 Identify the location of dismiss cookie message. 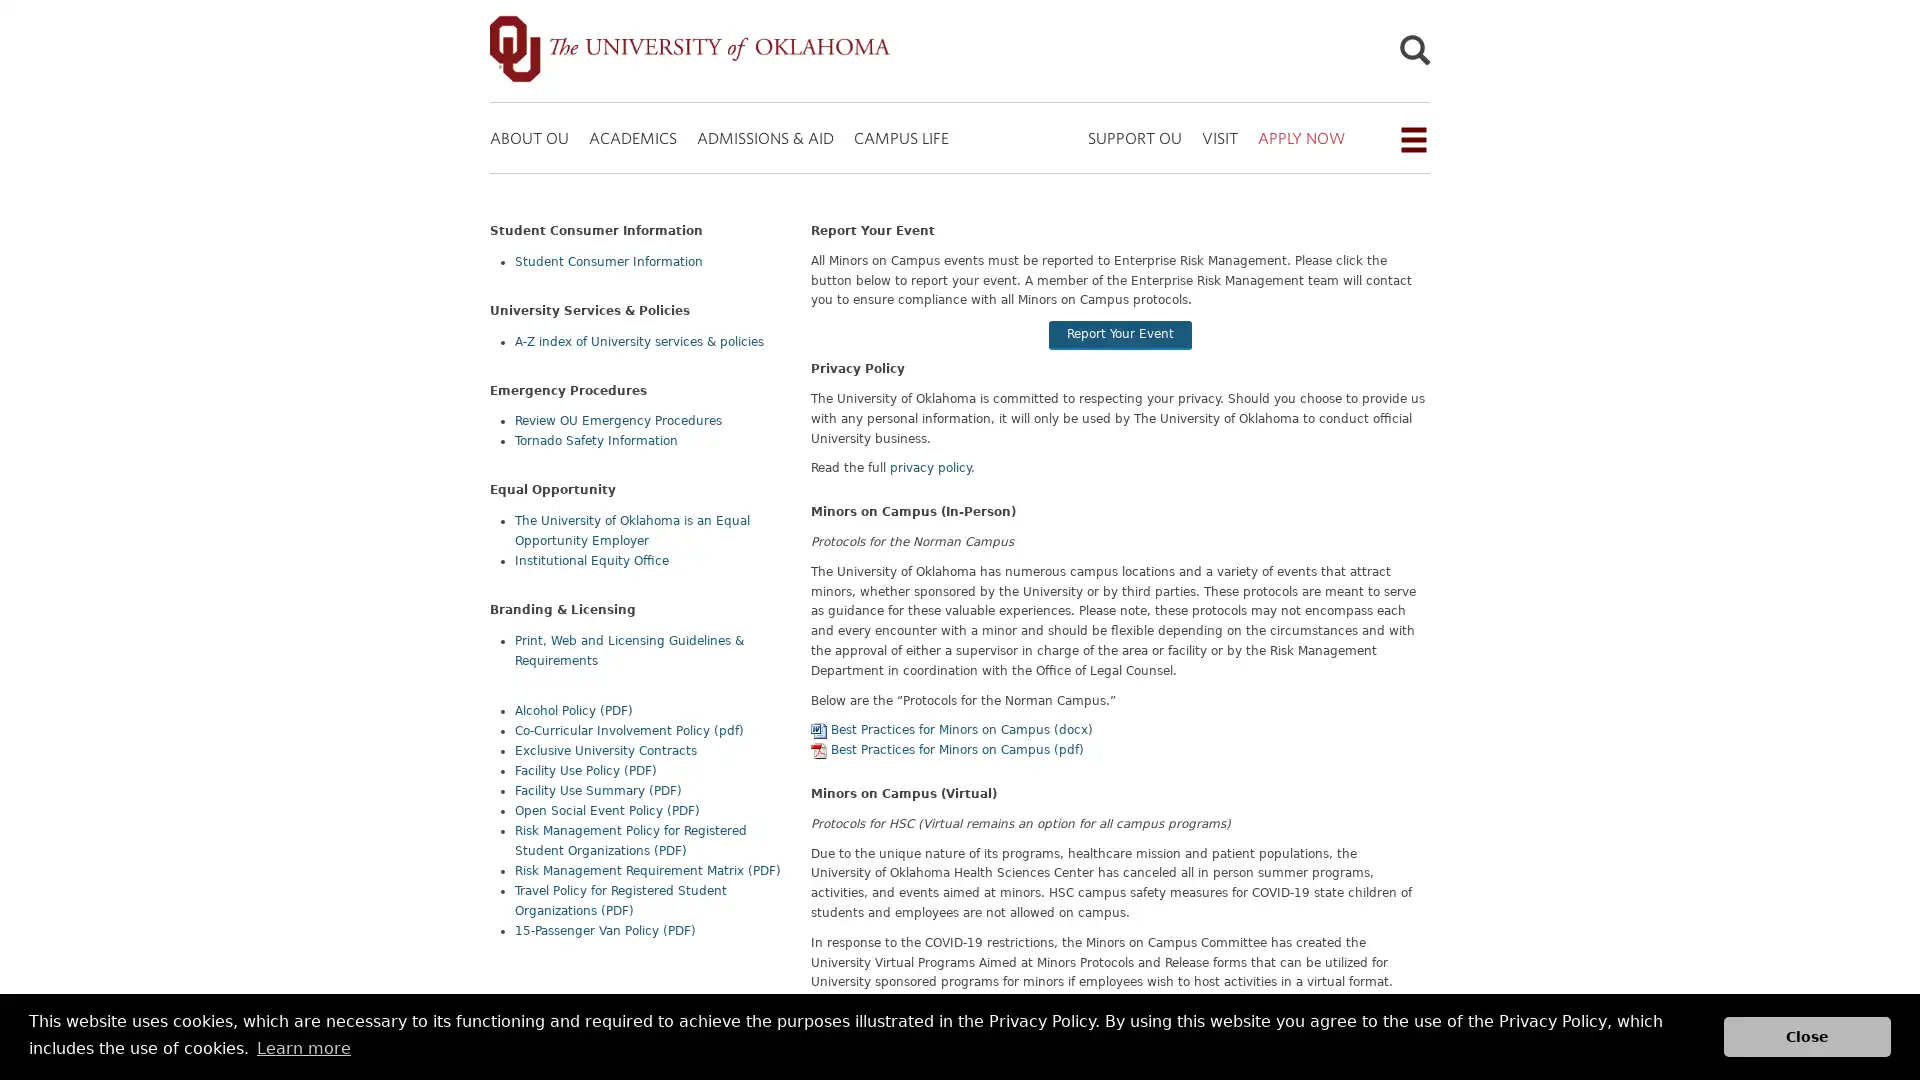
(1807, 1035).